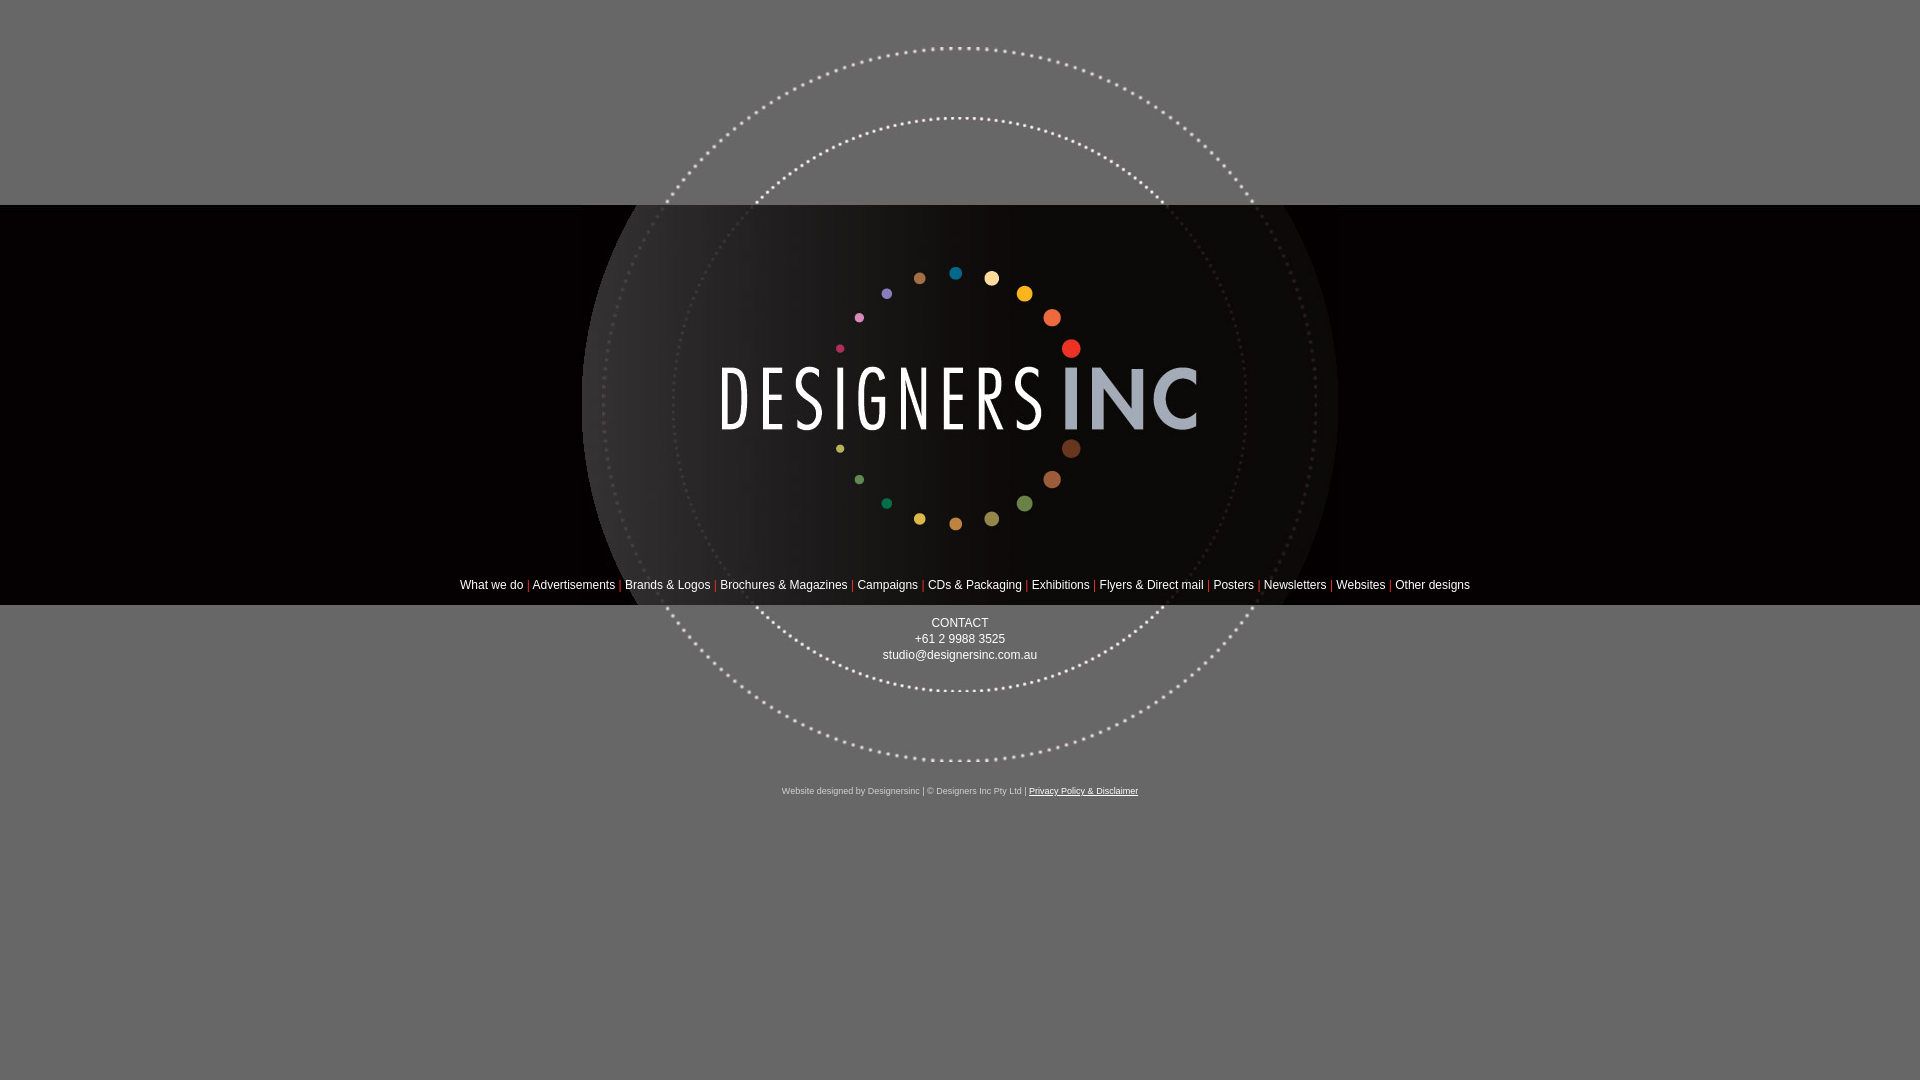  Describe the element at coordinates (974, 585) in the screenshot. I see `'CDs & Packaging'` at that location.